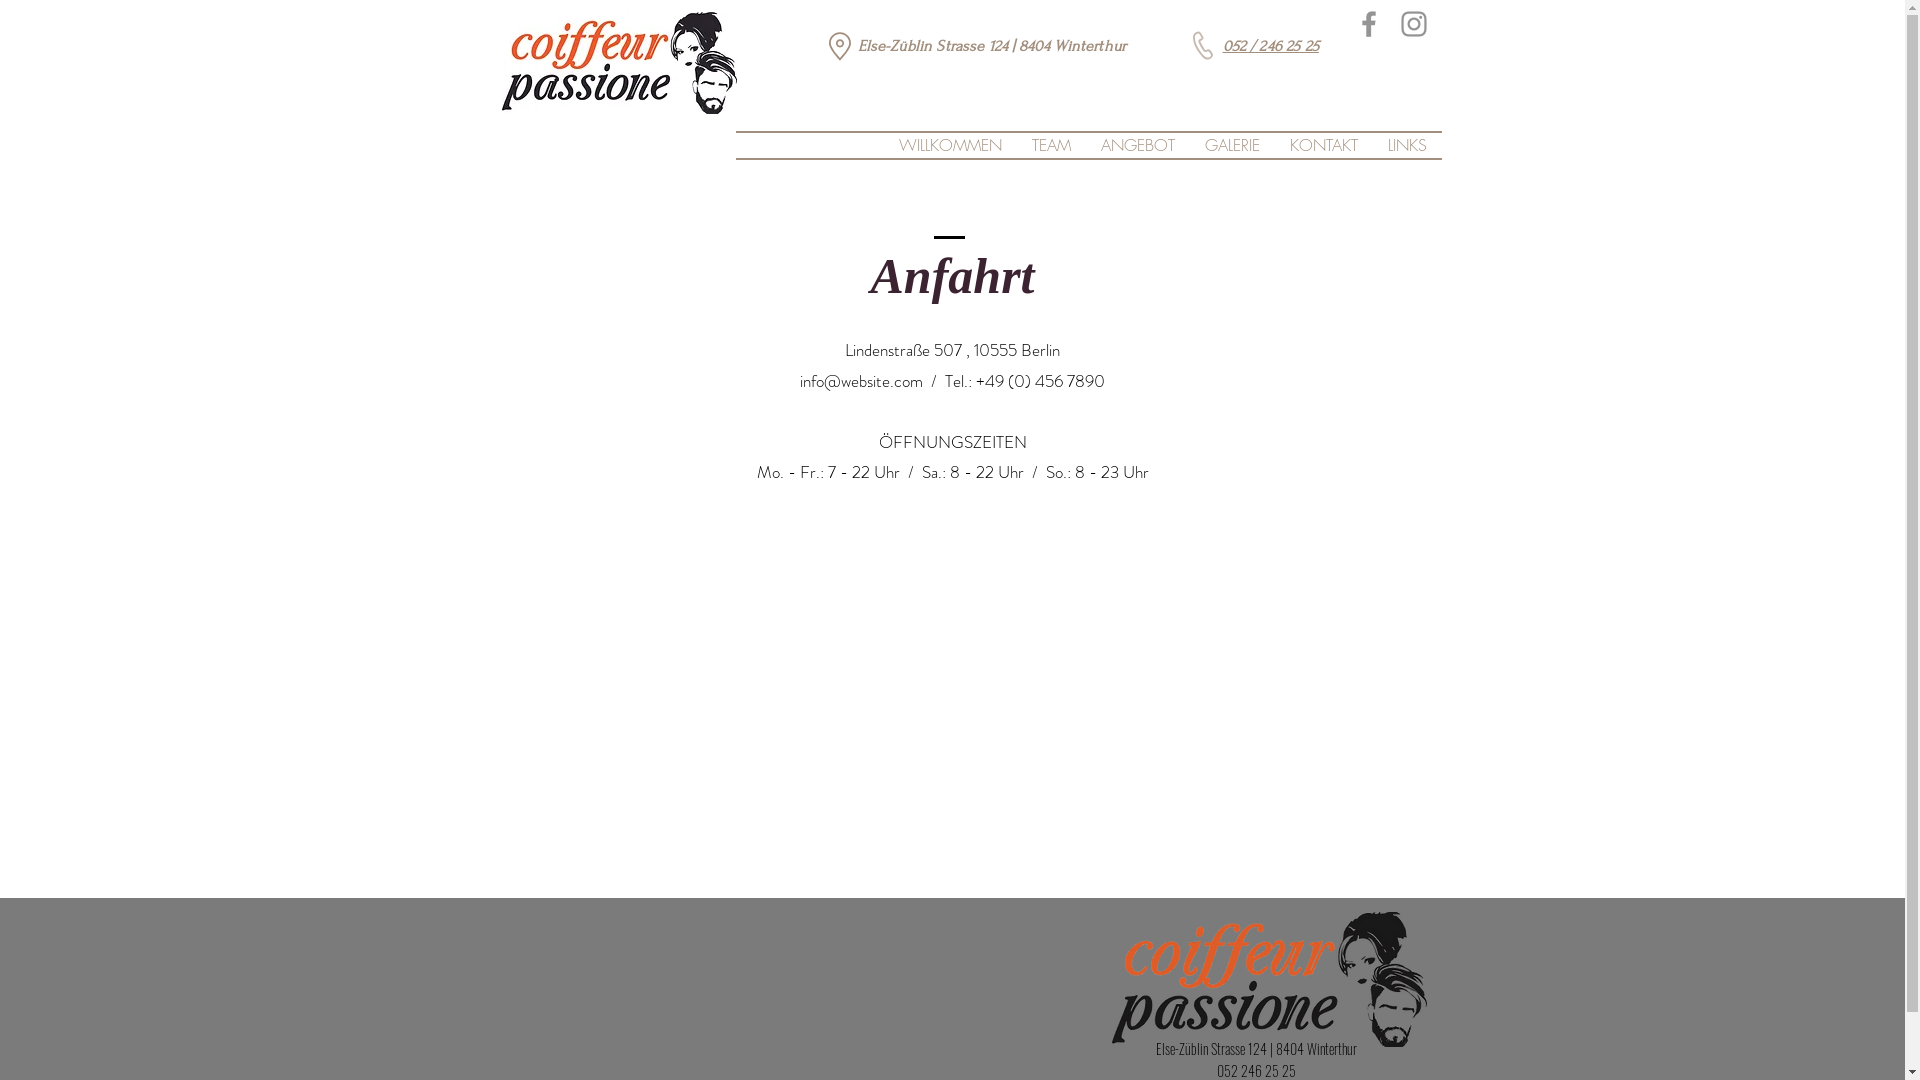 This screenshot has height=1080, width=1920. What do you see at coordinates (1137, 144) in the screenshot?
I see `'ANGEBOT'` at bounding box center [1137, 144].